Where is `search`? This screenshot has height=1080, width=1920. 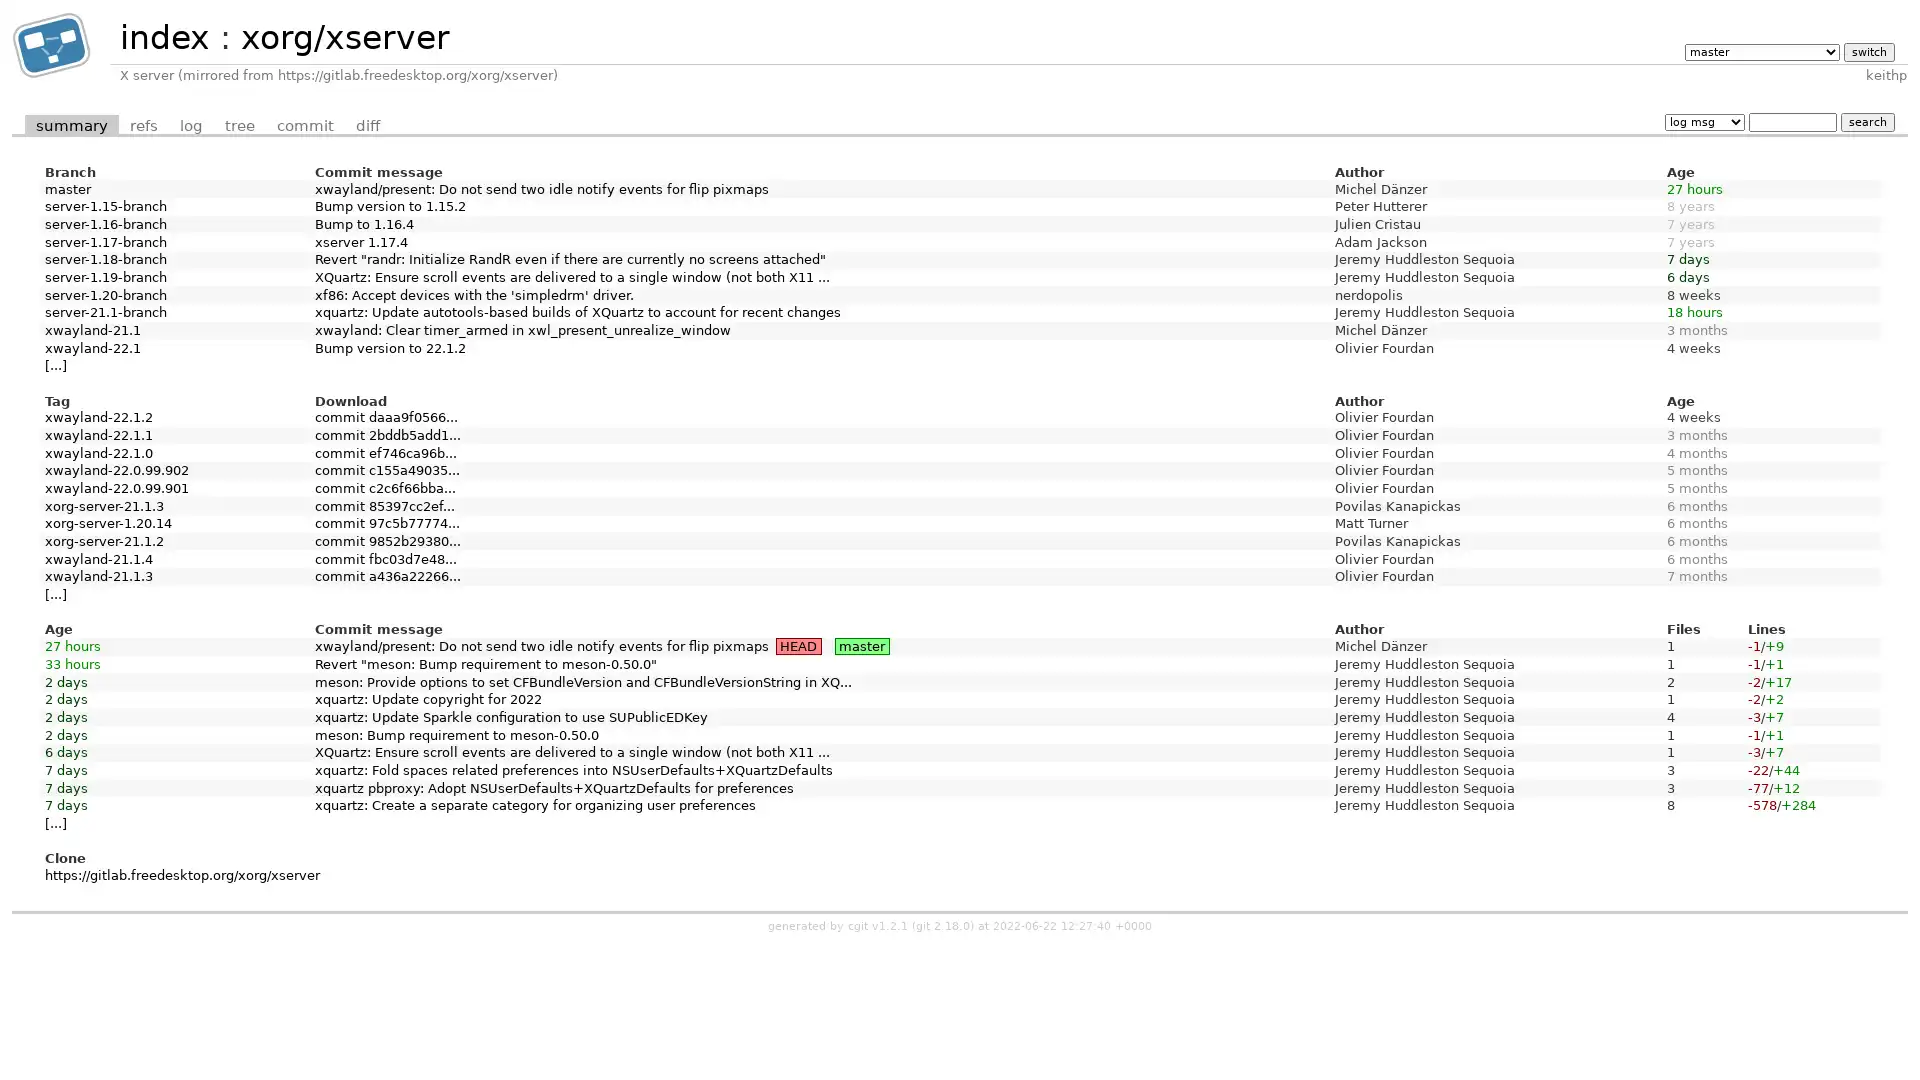 search is located at coordinates (1866, 121).